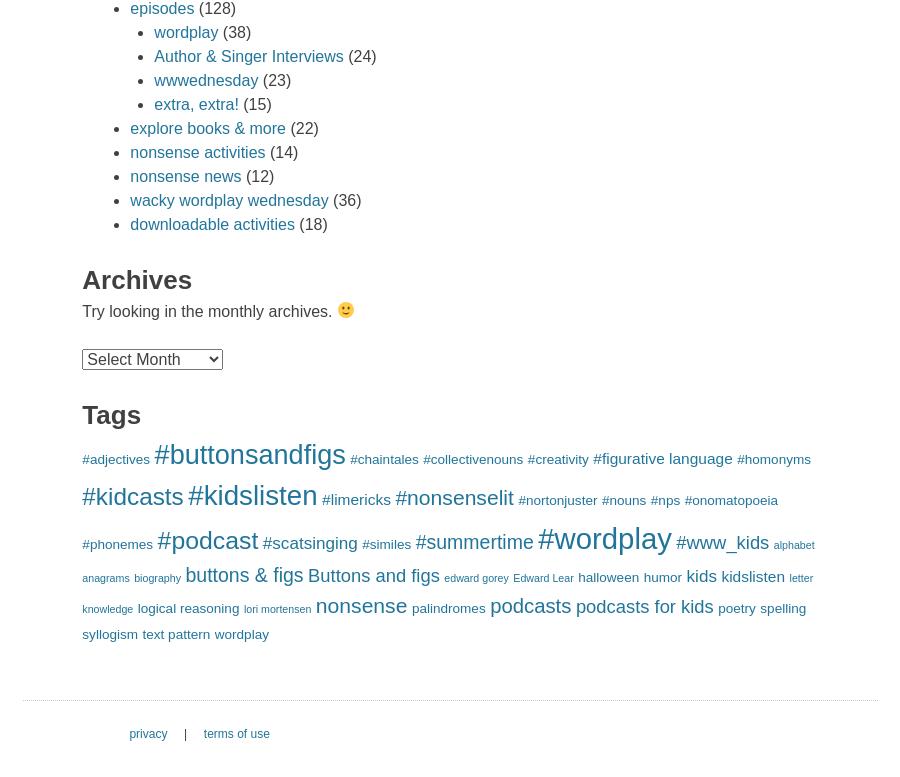 The height and width of the screenshot is (777, 900). I want to click on '#homonyms', so click(773, 458).